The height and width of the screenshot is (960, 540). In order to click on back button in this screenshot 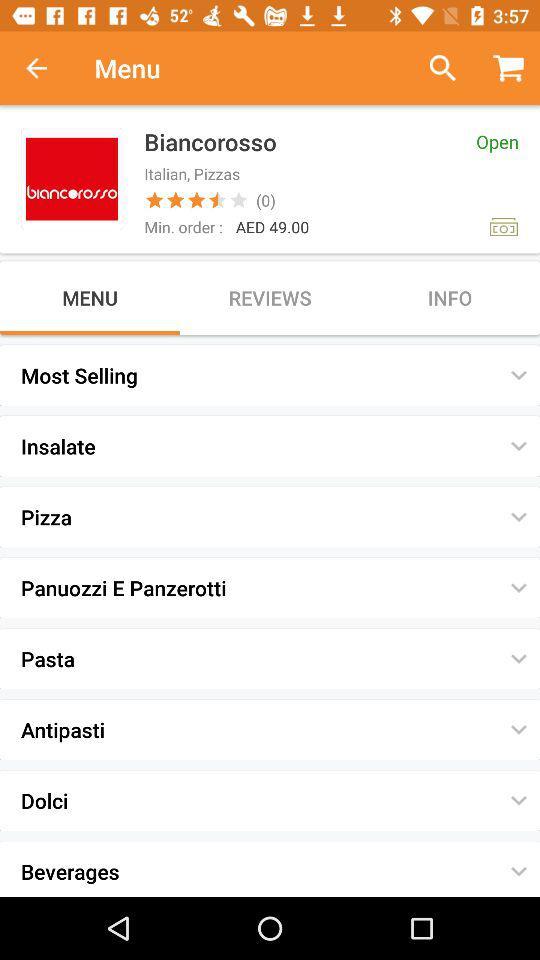, I will do `click(47, 68)`.